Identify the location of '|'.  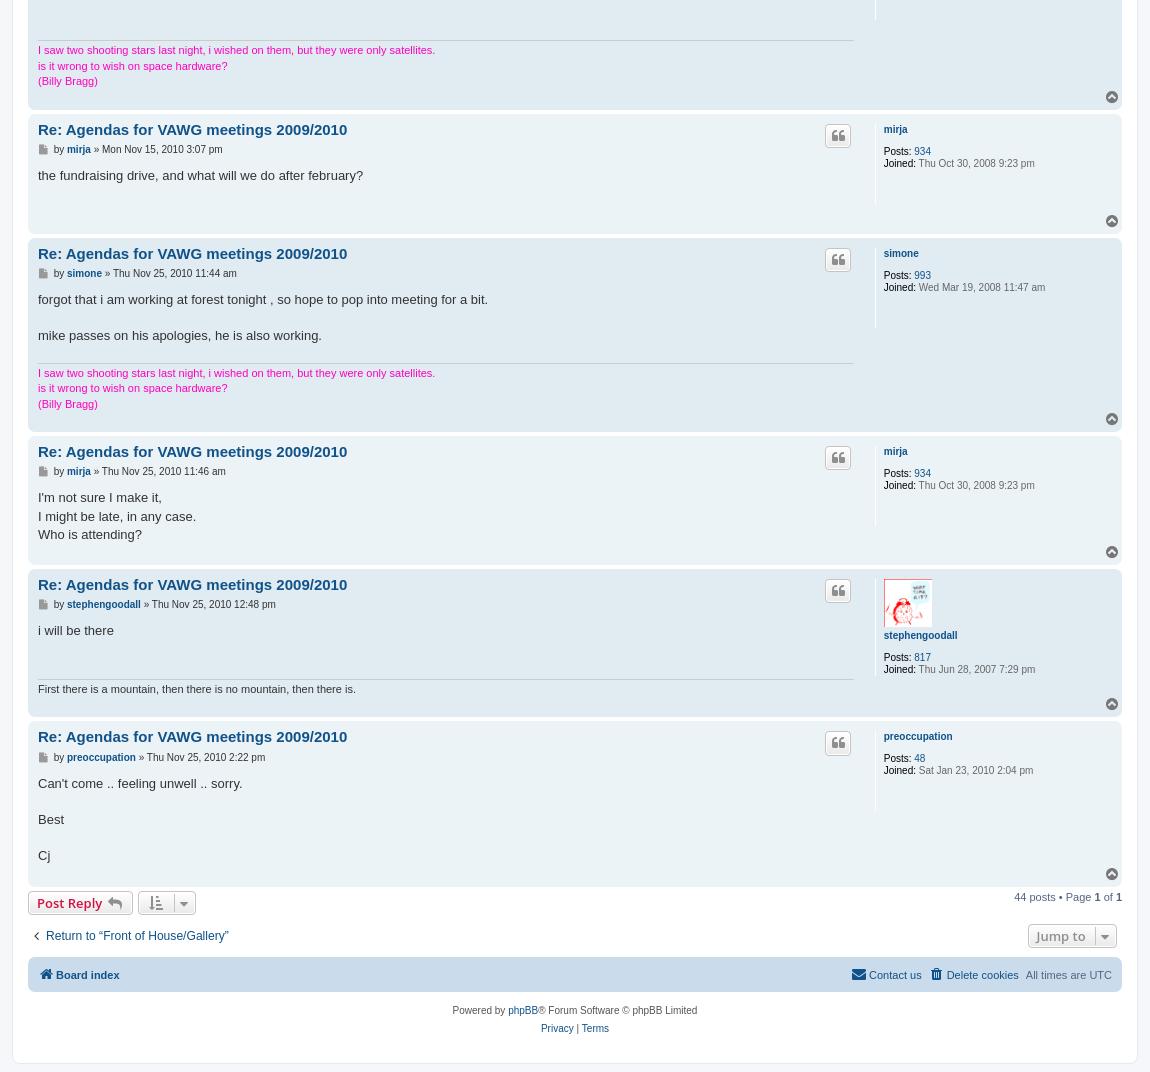
(575, 1028).